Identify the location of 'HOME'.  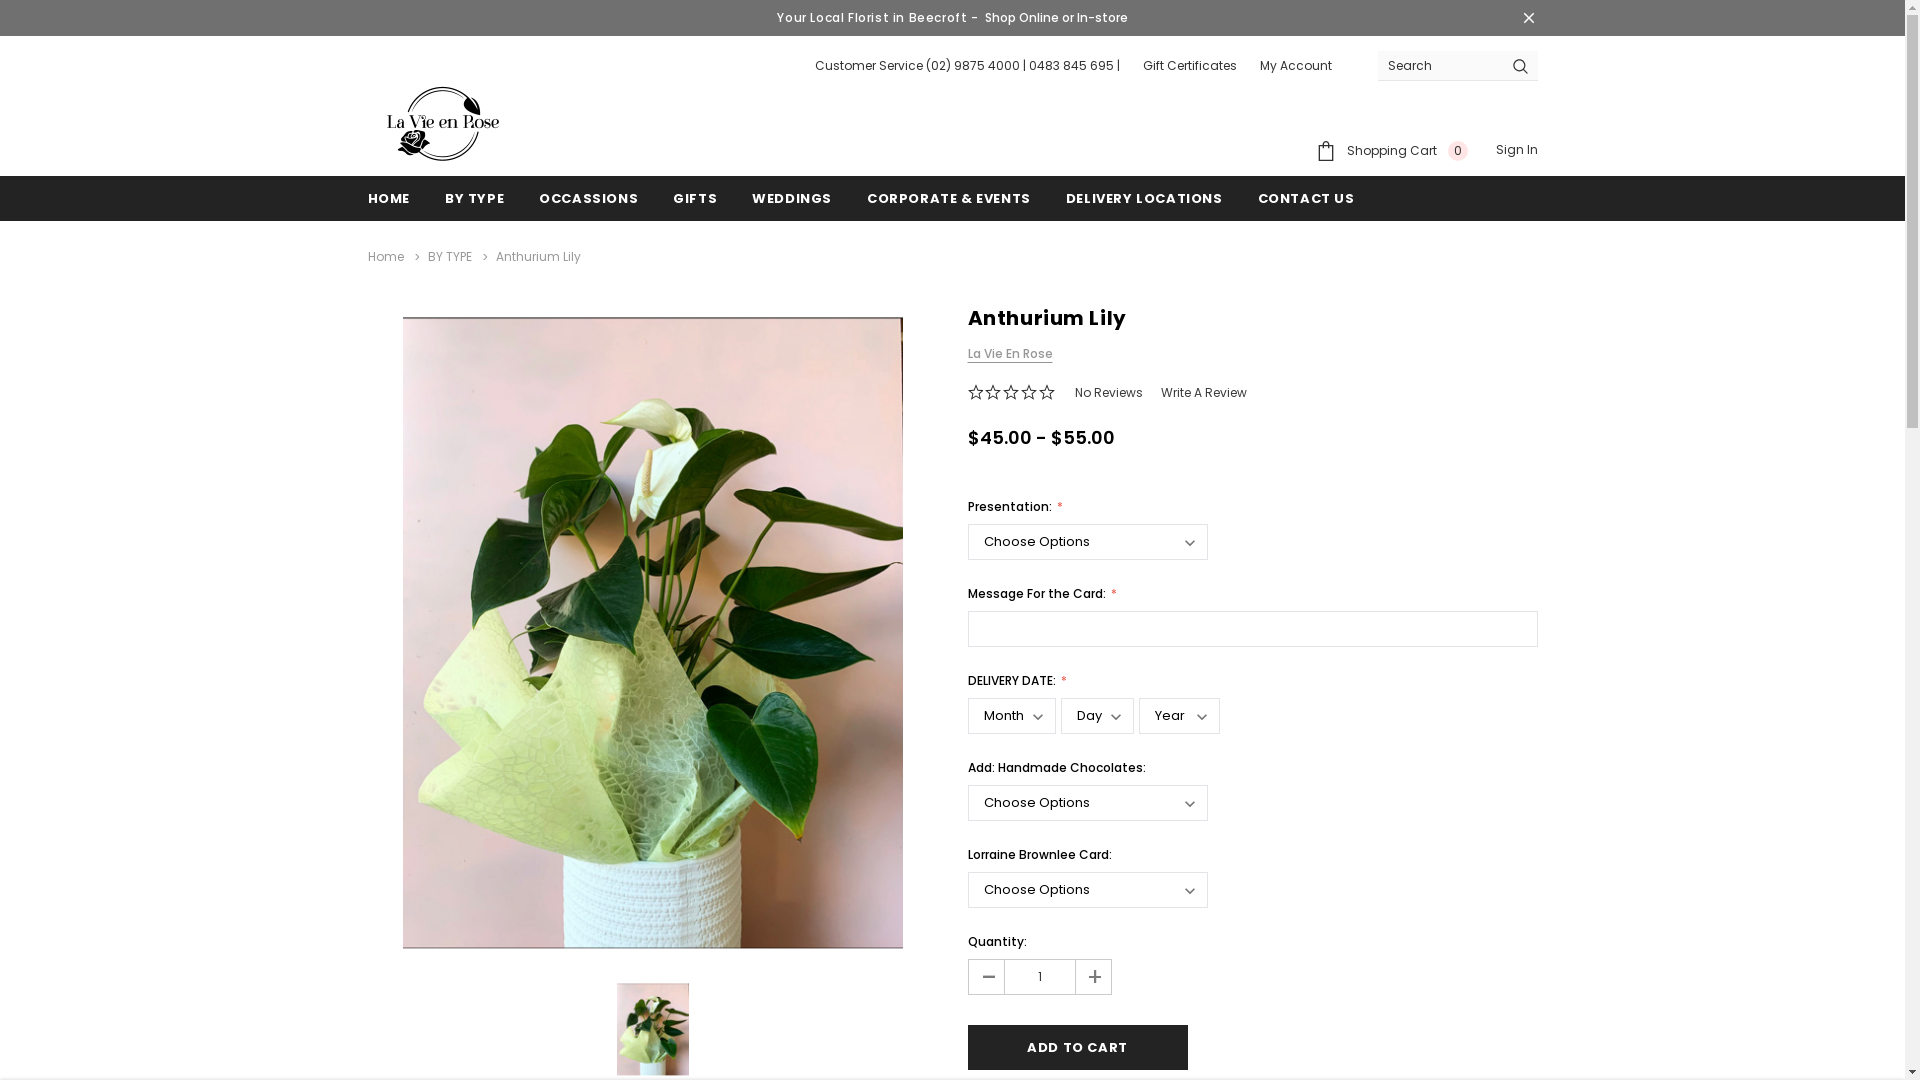
(368, 198).